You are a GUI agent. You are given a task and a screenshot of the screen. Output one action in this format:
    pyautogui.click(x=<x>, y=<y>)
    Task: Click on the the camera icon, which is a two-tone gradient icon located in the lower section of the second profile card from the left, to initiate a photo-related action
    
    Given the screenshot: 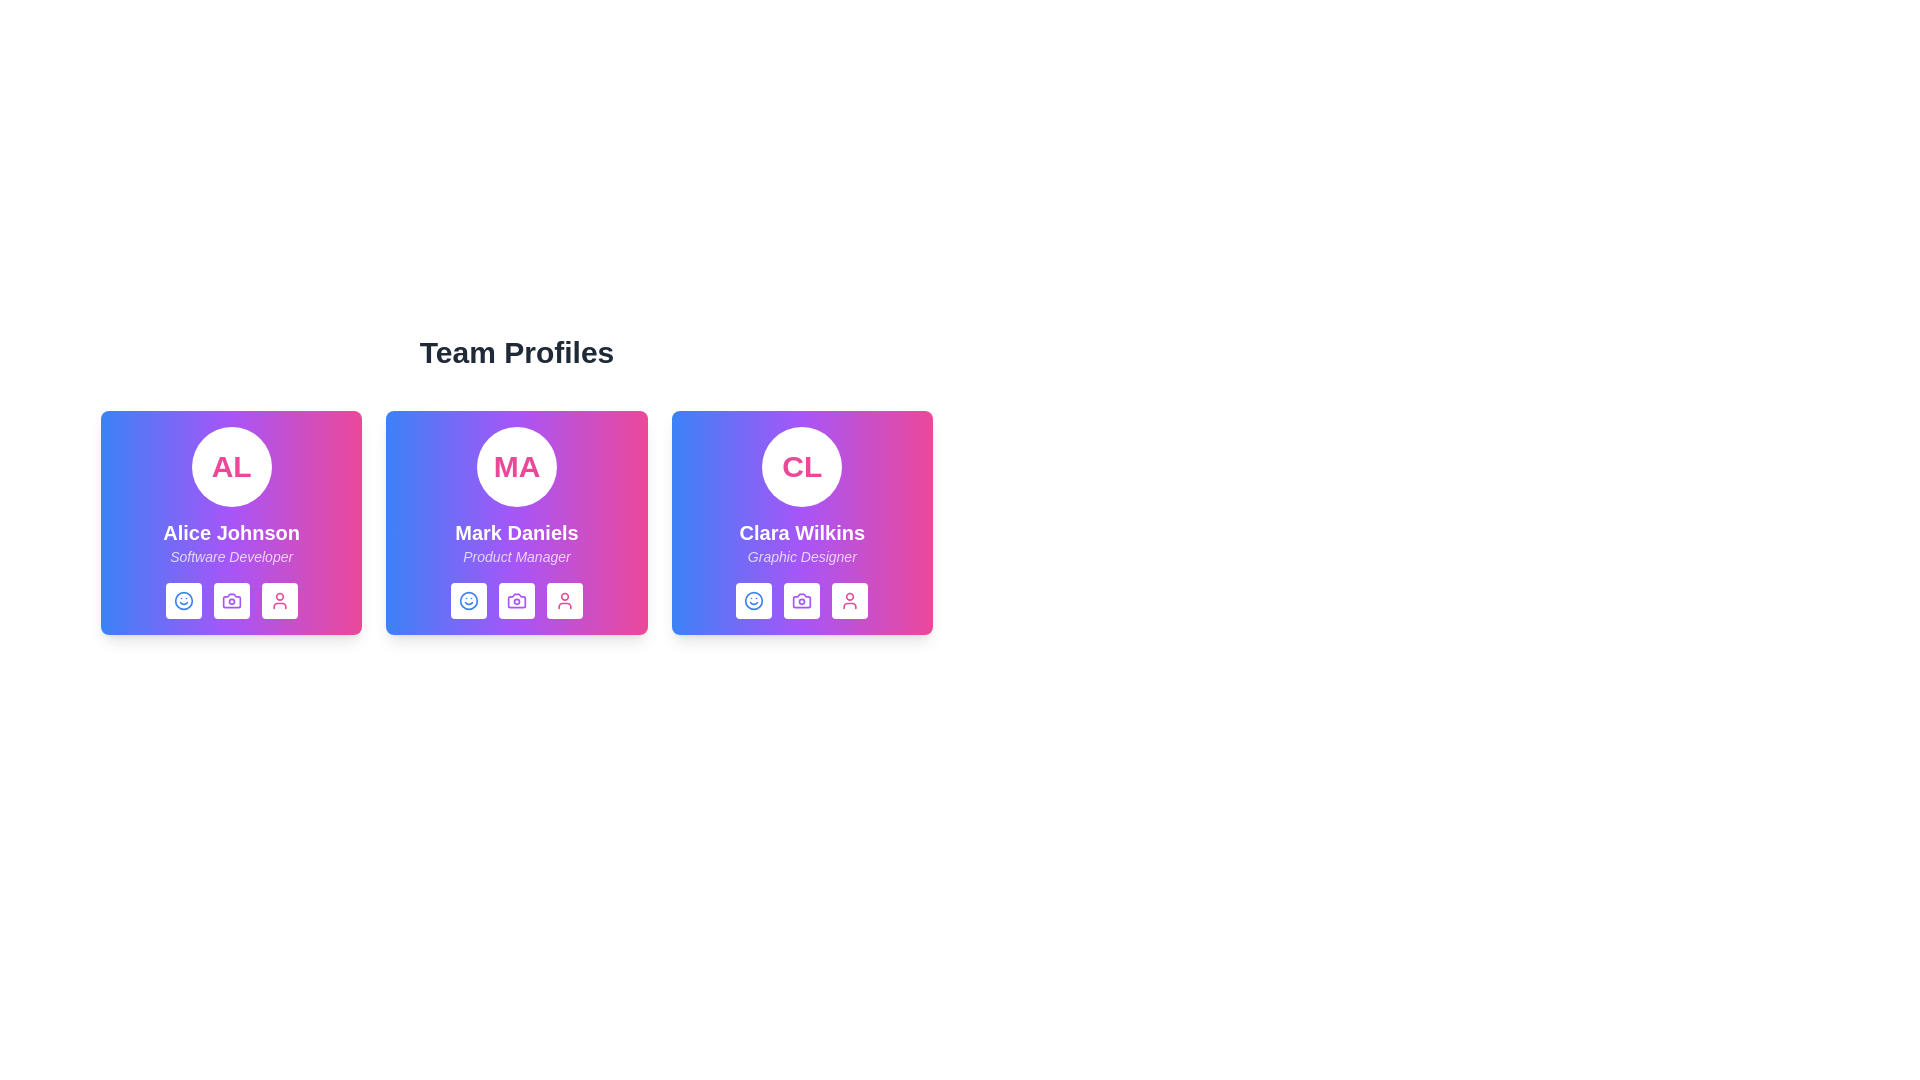 What is the action you would take?
    pyautogui.click(x=517, y=600)
    